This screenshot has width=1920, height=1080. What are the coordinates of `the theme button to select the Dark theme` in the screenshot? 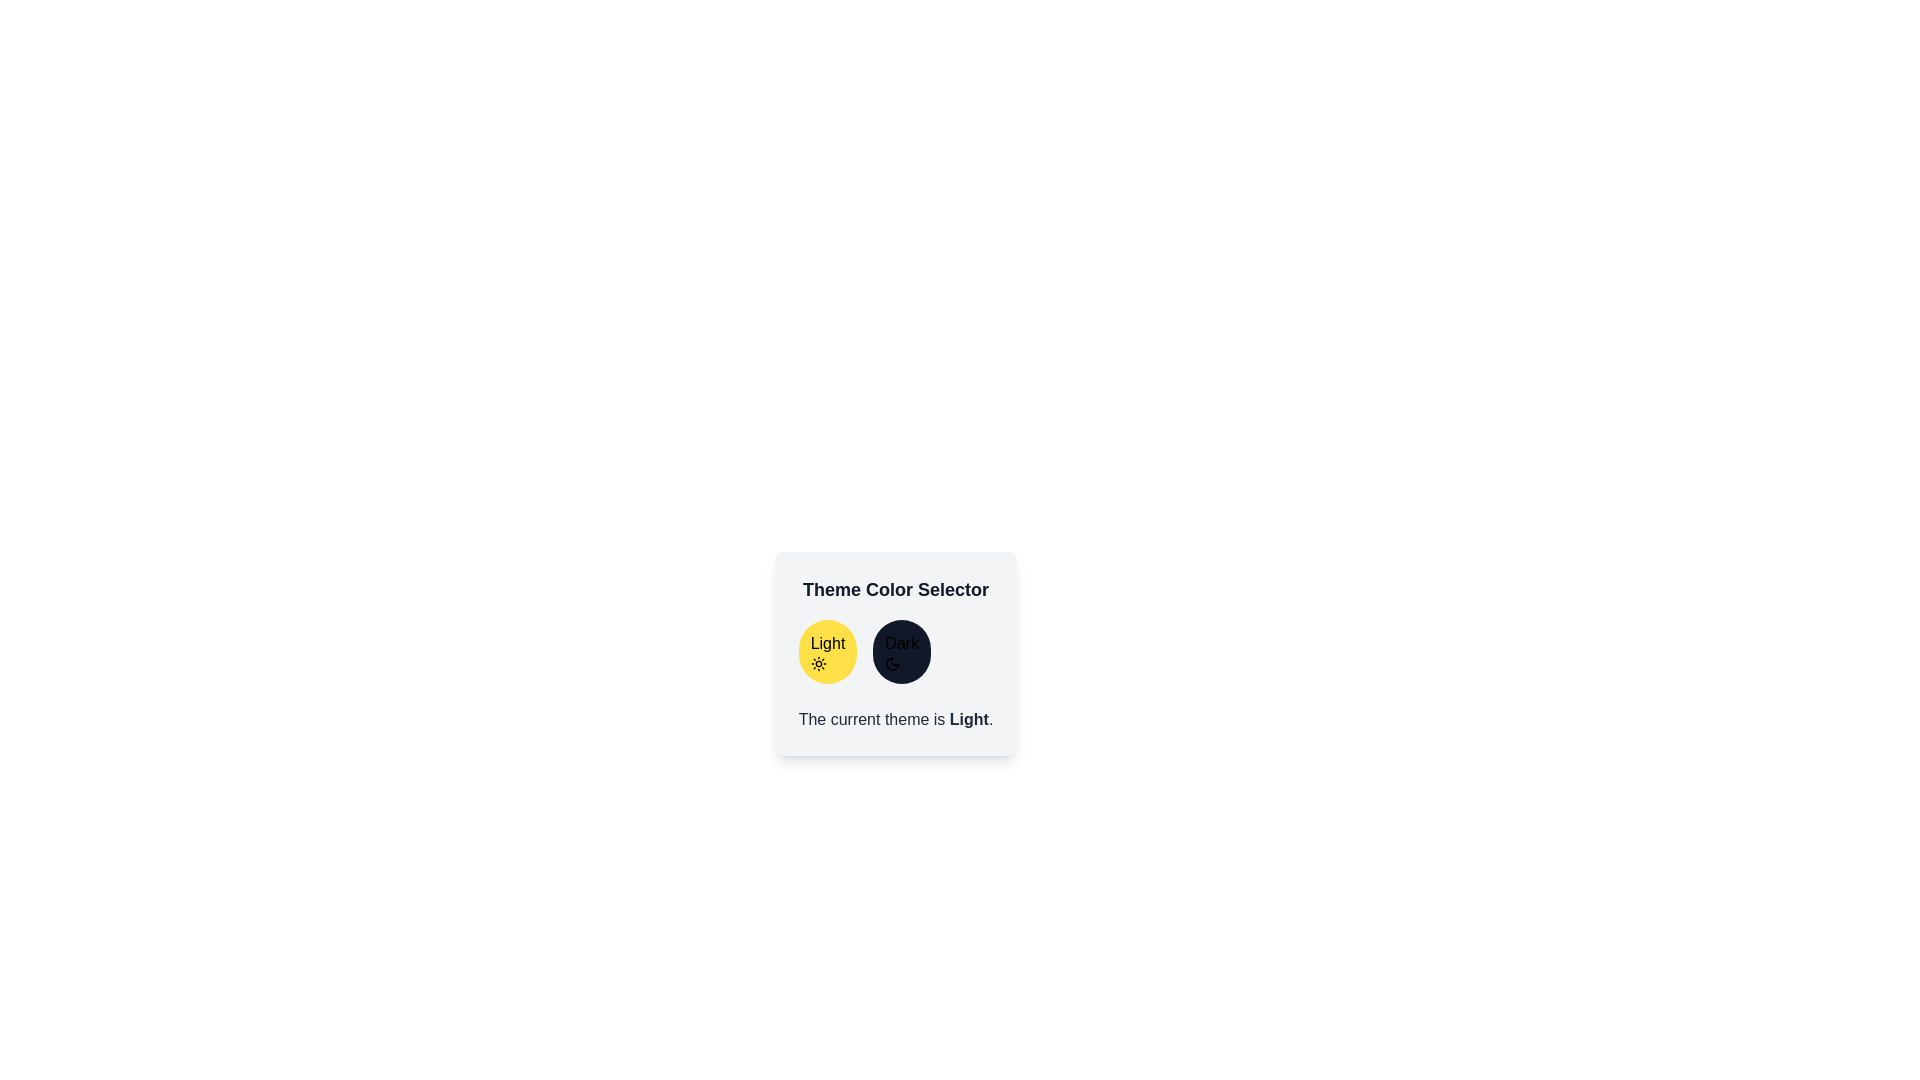 It's located at (901, 651).